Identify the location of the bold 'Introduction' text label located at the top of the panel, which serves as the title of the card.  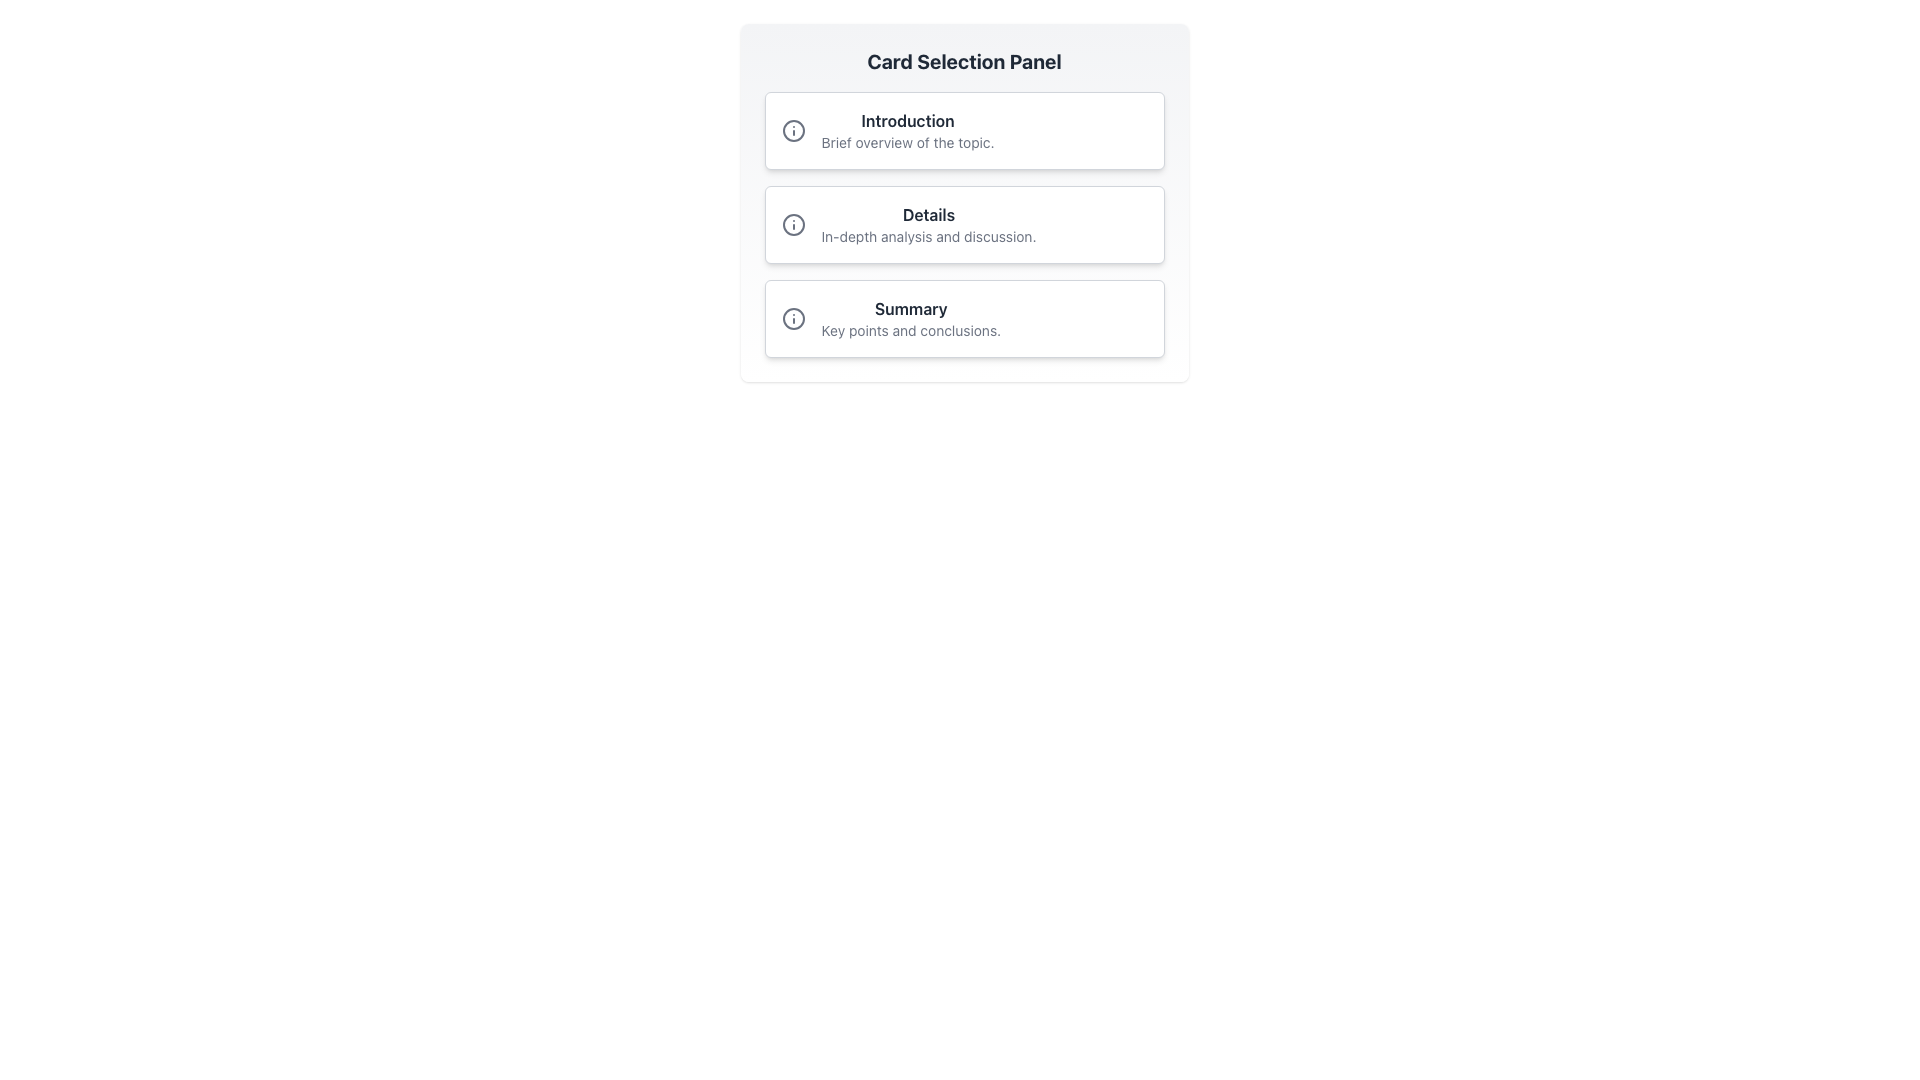
(906, 120).